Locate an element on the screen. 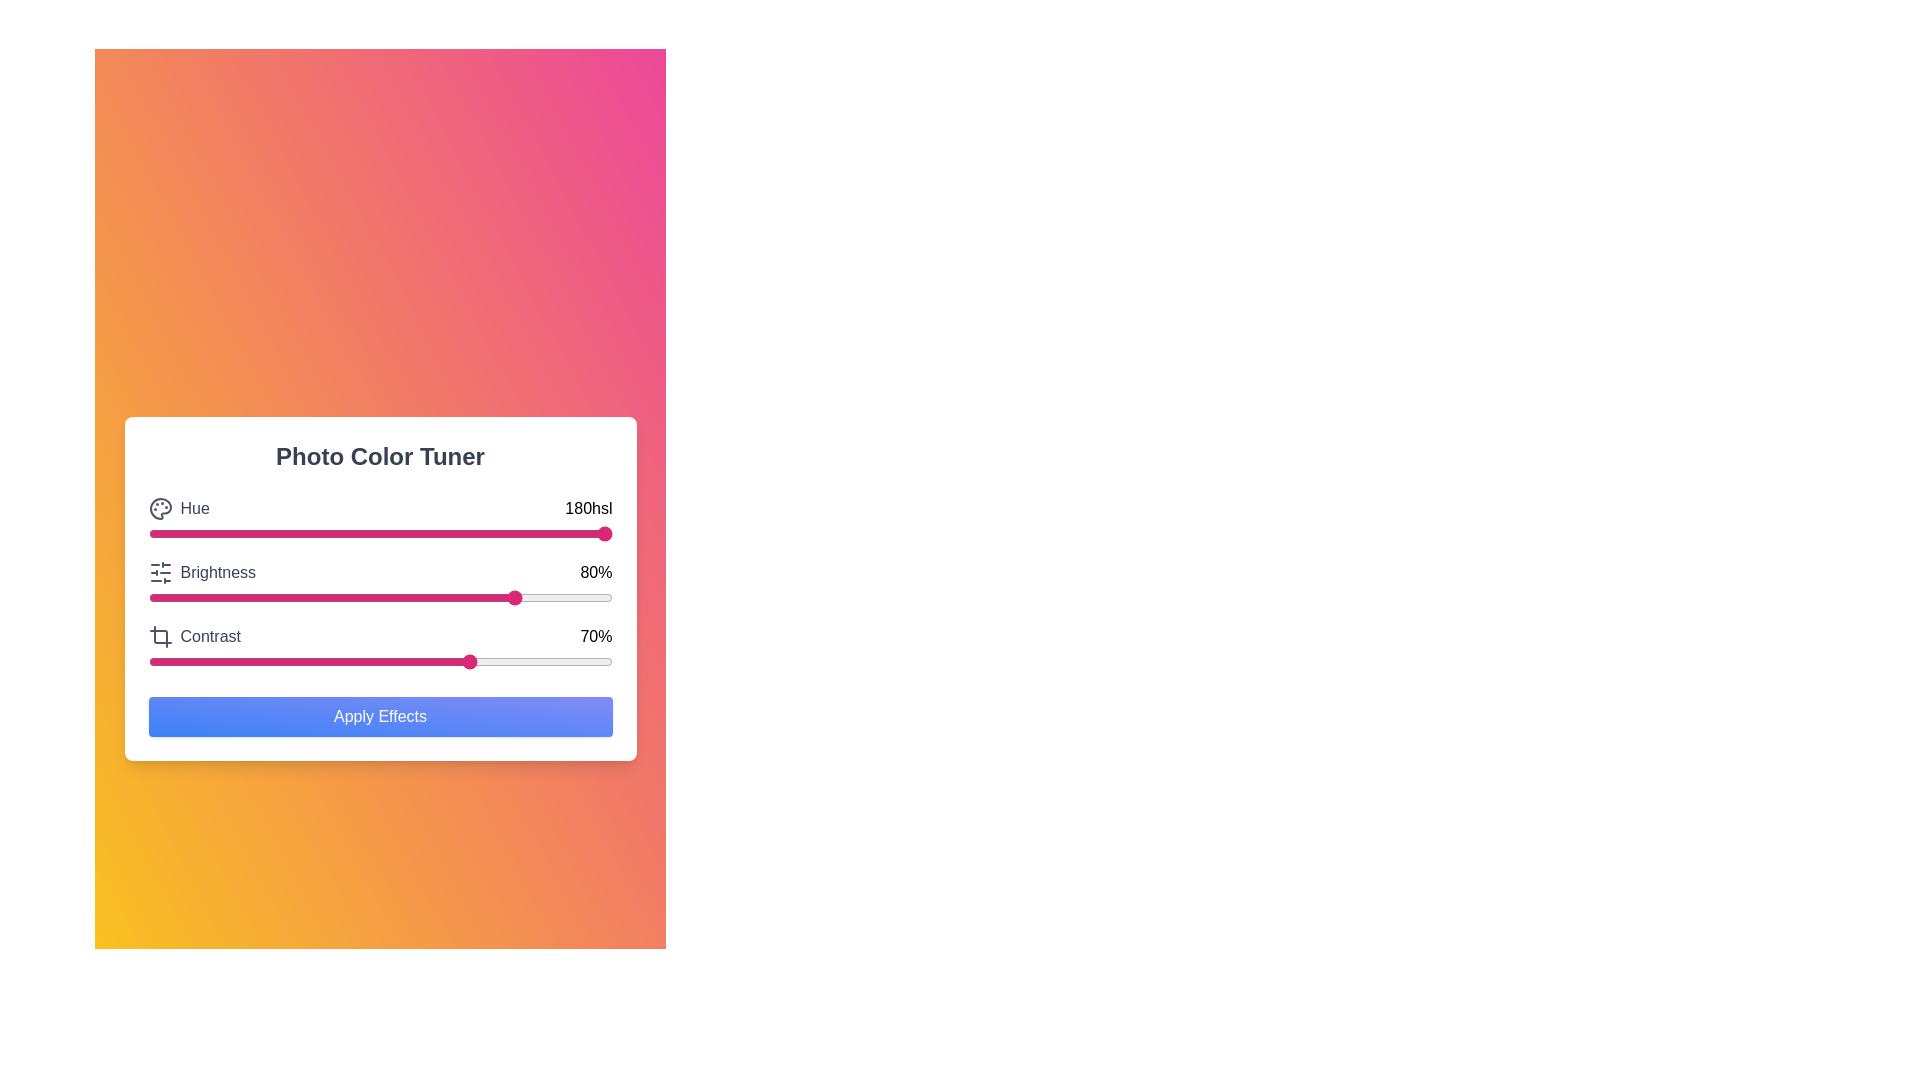 The image size is (1920, 1080). the brightness slider to set the brightness to 36% is located at coordinates (314, 596).